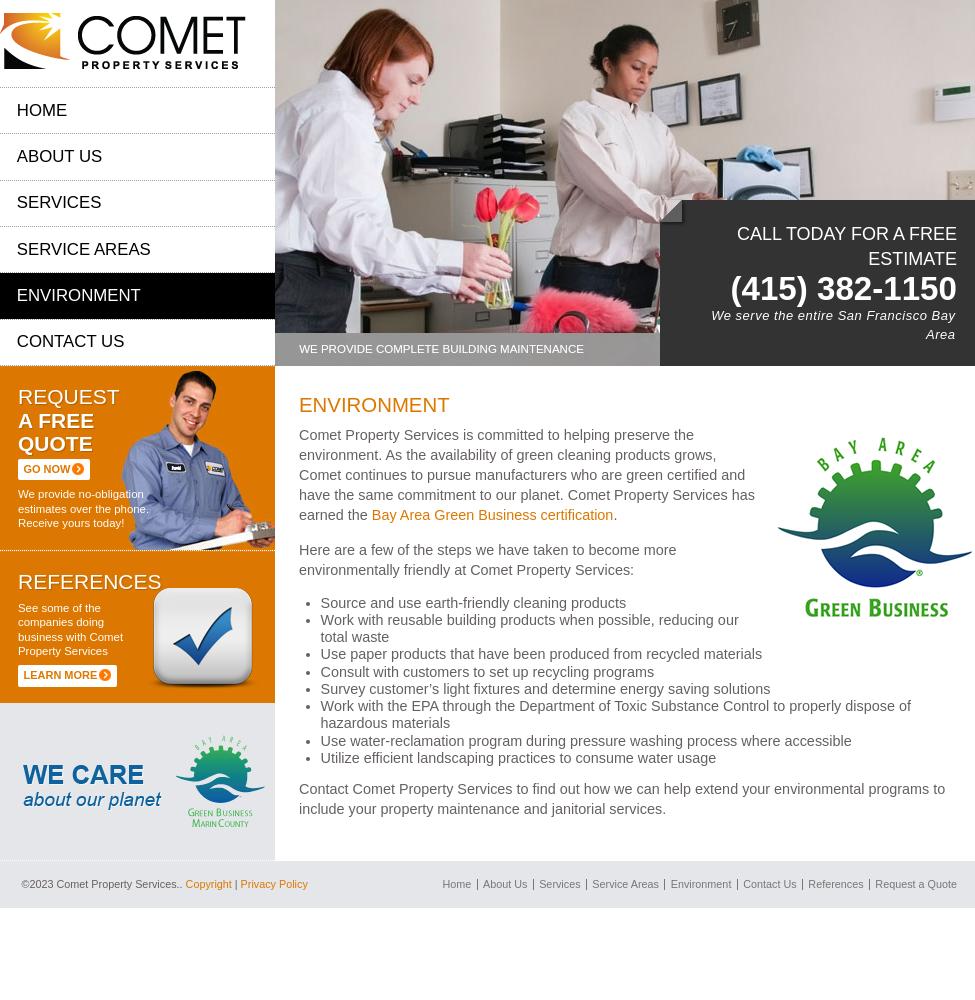  What do you see at coordinates (230, 884) in the screenshot?
I see `'|'` at bounding box center [230, 884].